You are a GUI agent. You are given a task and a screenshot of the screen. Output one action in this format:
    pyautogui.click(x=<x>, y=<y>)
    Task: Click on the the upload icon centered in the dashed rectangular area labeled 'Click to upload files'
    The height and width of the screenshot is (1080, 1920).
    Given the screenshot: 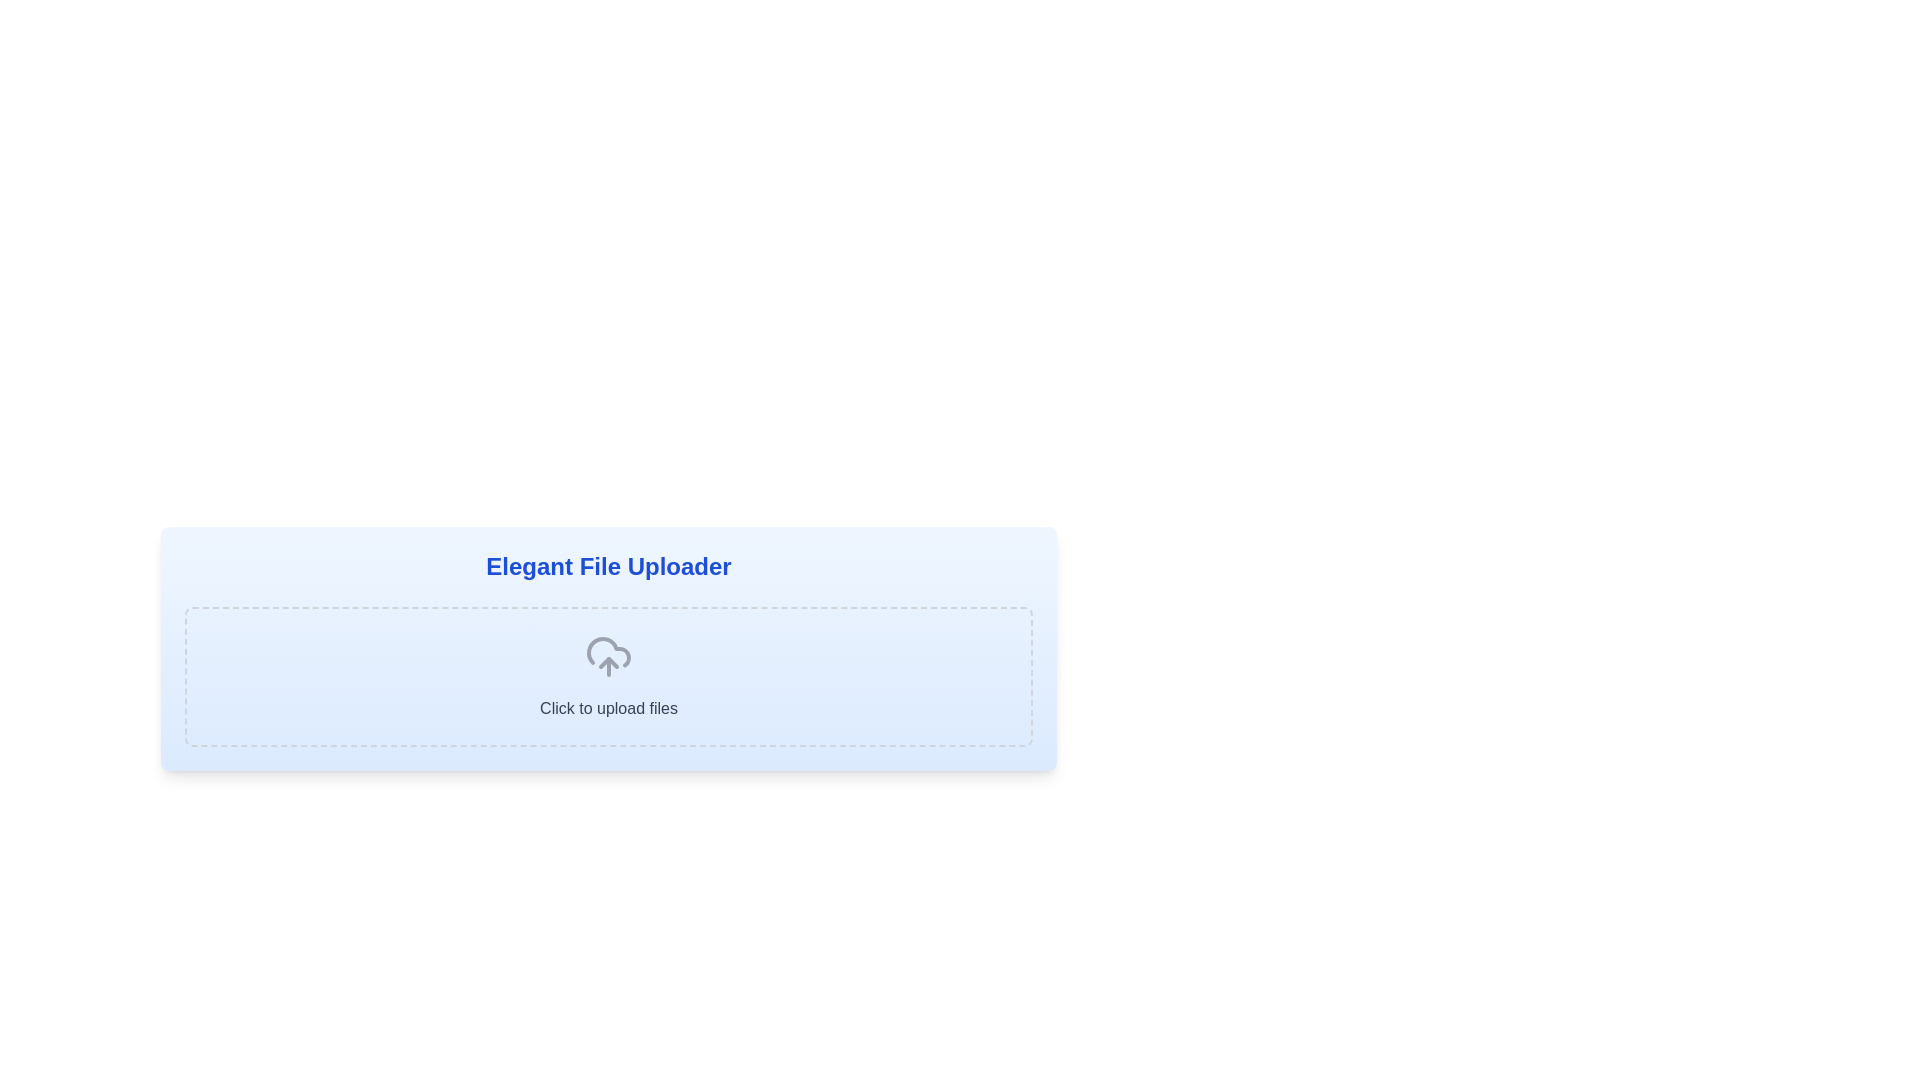 What is the action you would take?
    pyautogui.click(x=608, y=656)
    